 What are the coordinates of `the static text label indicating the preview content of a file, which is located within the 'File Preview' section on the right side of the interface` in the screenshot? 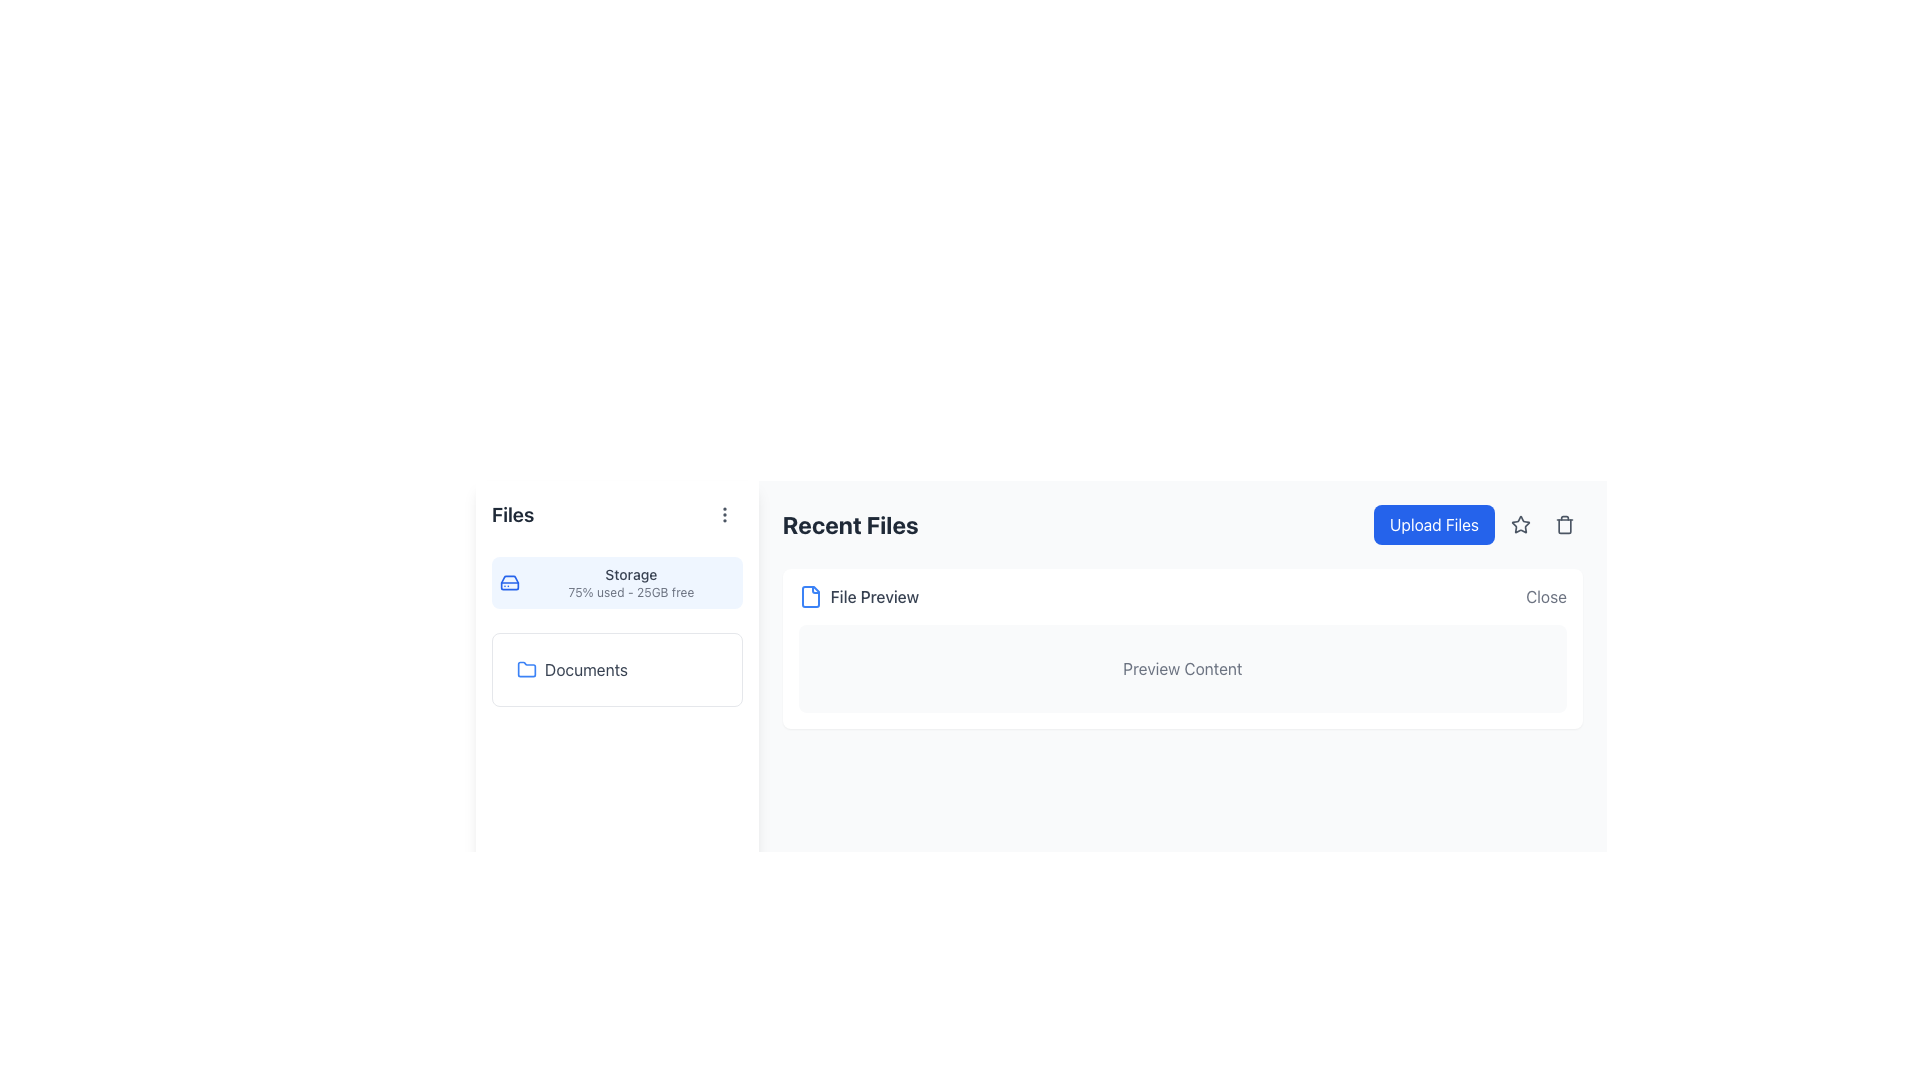 It's located at (1182, 668).